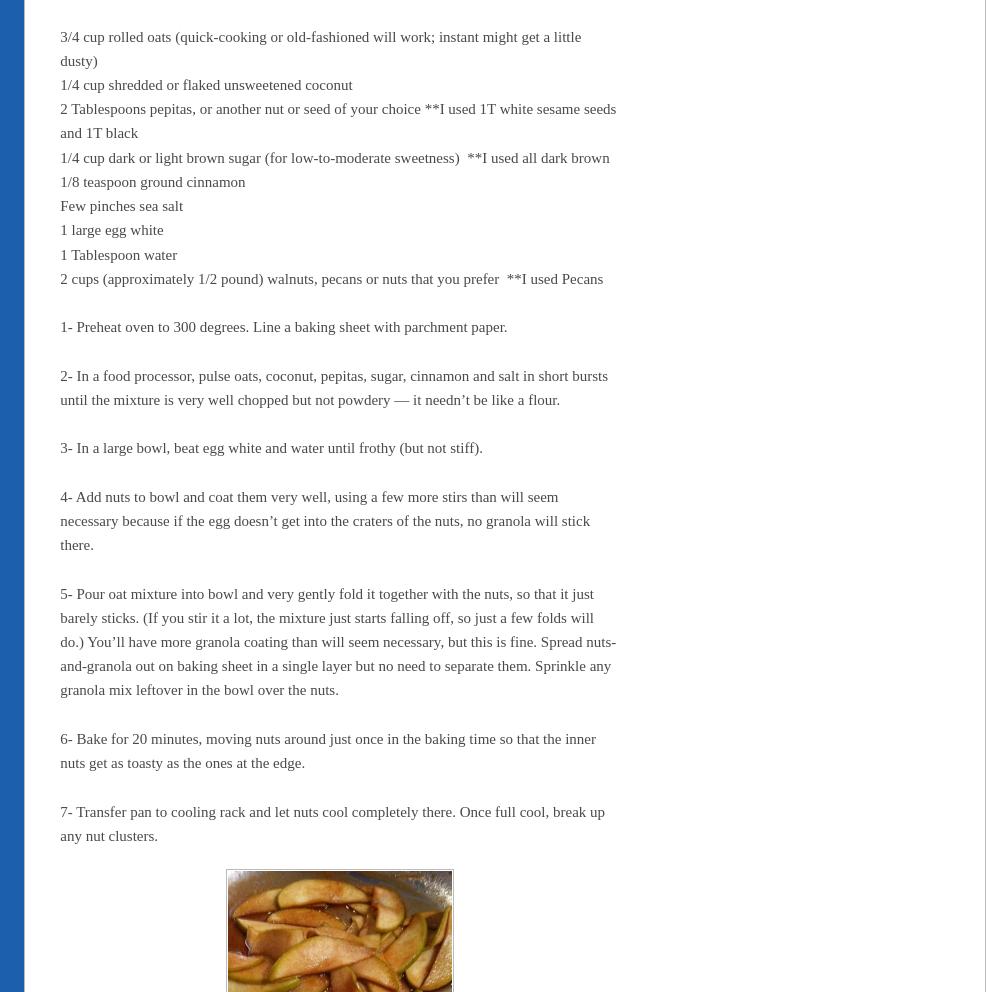 The height and width of the screenshot is (992, 986). I want to click on '5- Pour oat mixture into bowl and very gently fold it together with the nuts, so that it just barely sticks. (If you stir it a lot, the mixture just starts falling off, so just a few folds will do.) You’ll have more granola coating than will seem necessary, but this is fine. Spread nuts-and-granola out on baking sheet in a single layer but no need to separate them. Sprinkle any granola mix leftover in the bowl over the nuts.', so click(337, 641).